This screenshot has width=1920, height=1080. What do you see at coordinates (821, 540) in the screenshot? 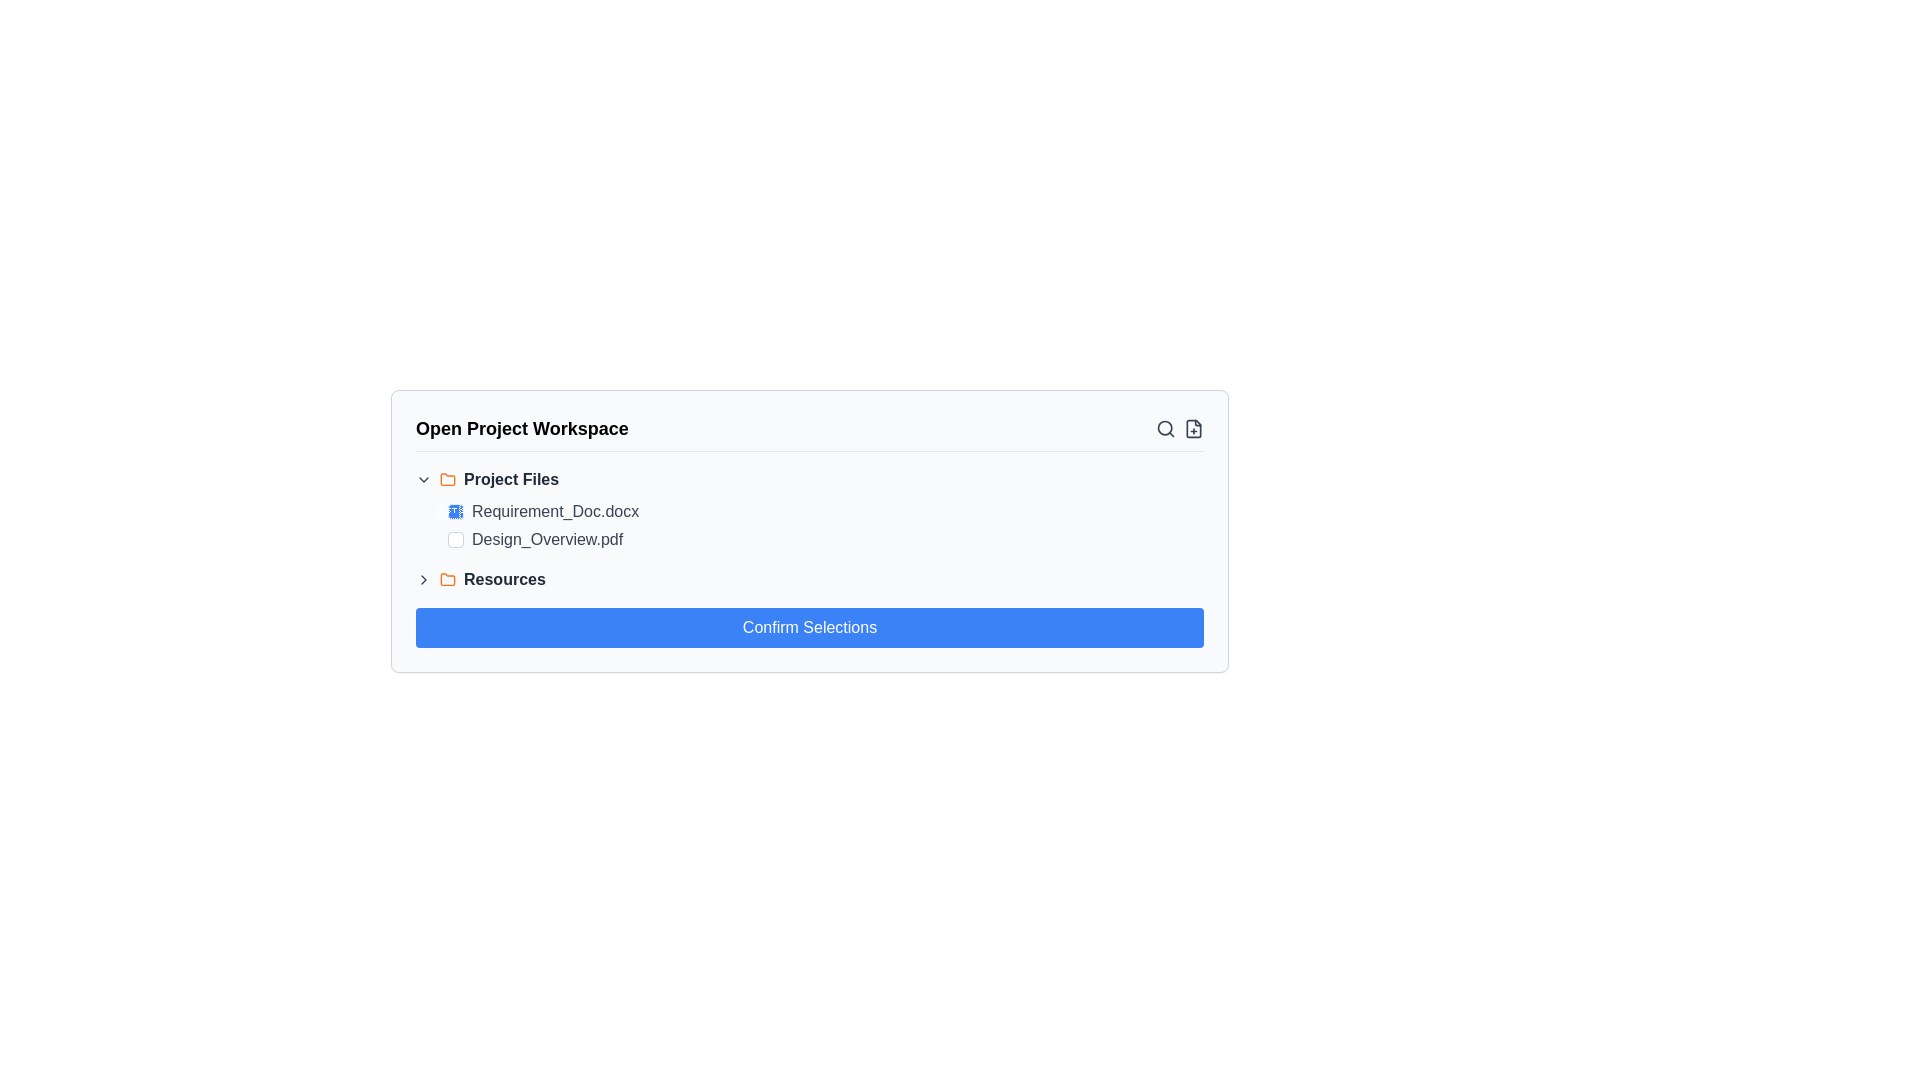
I see `the checkbox in the File row entry representing the file 'Design_Overview.pdf'` at bounding box center [821, 540].